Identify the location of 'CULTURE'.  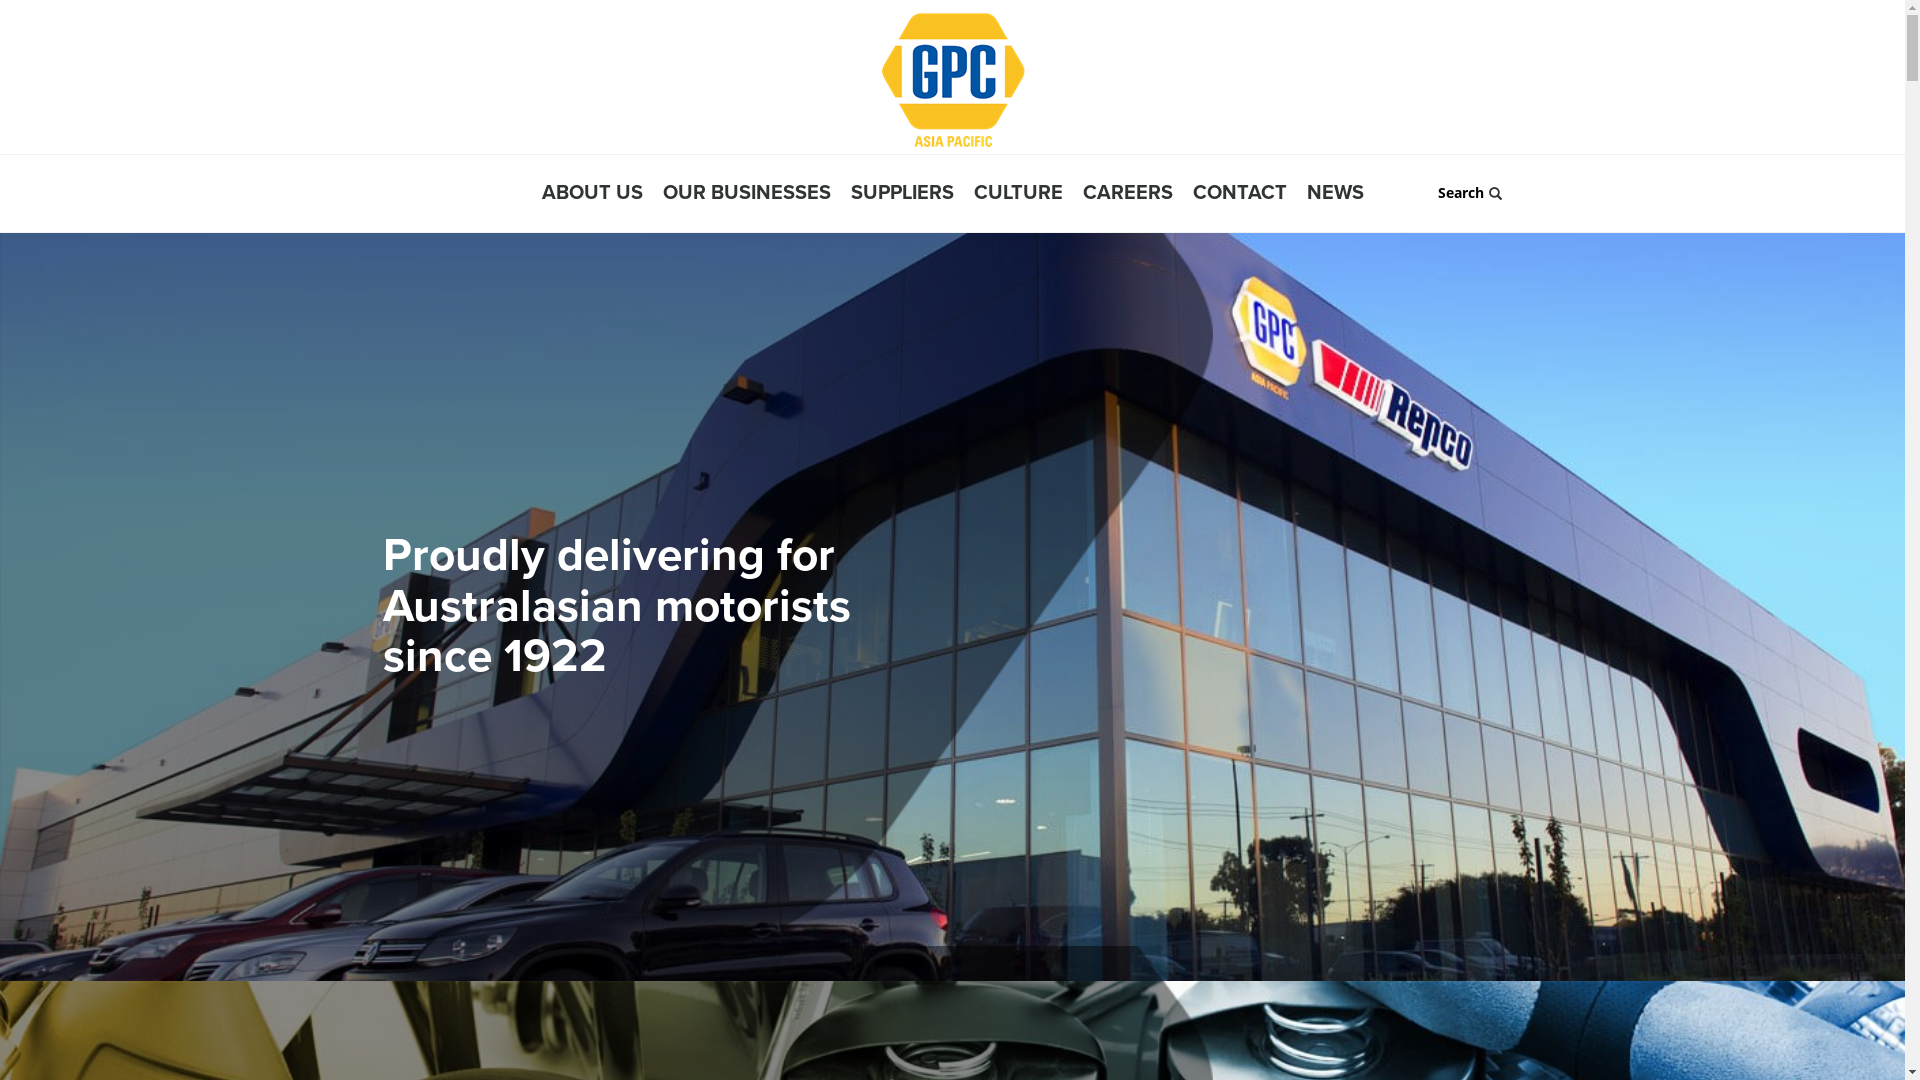
(1028, 195).